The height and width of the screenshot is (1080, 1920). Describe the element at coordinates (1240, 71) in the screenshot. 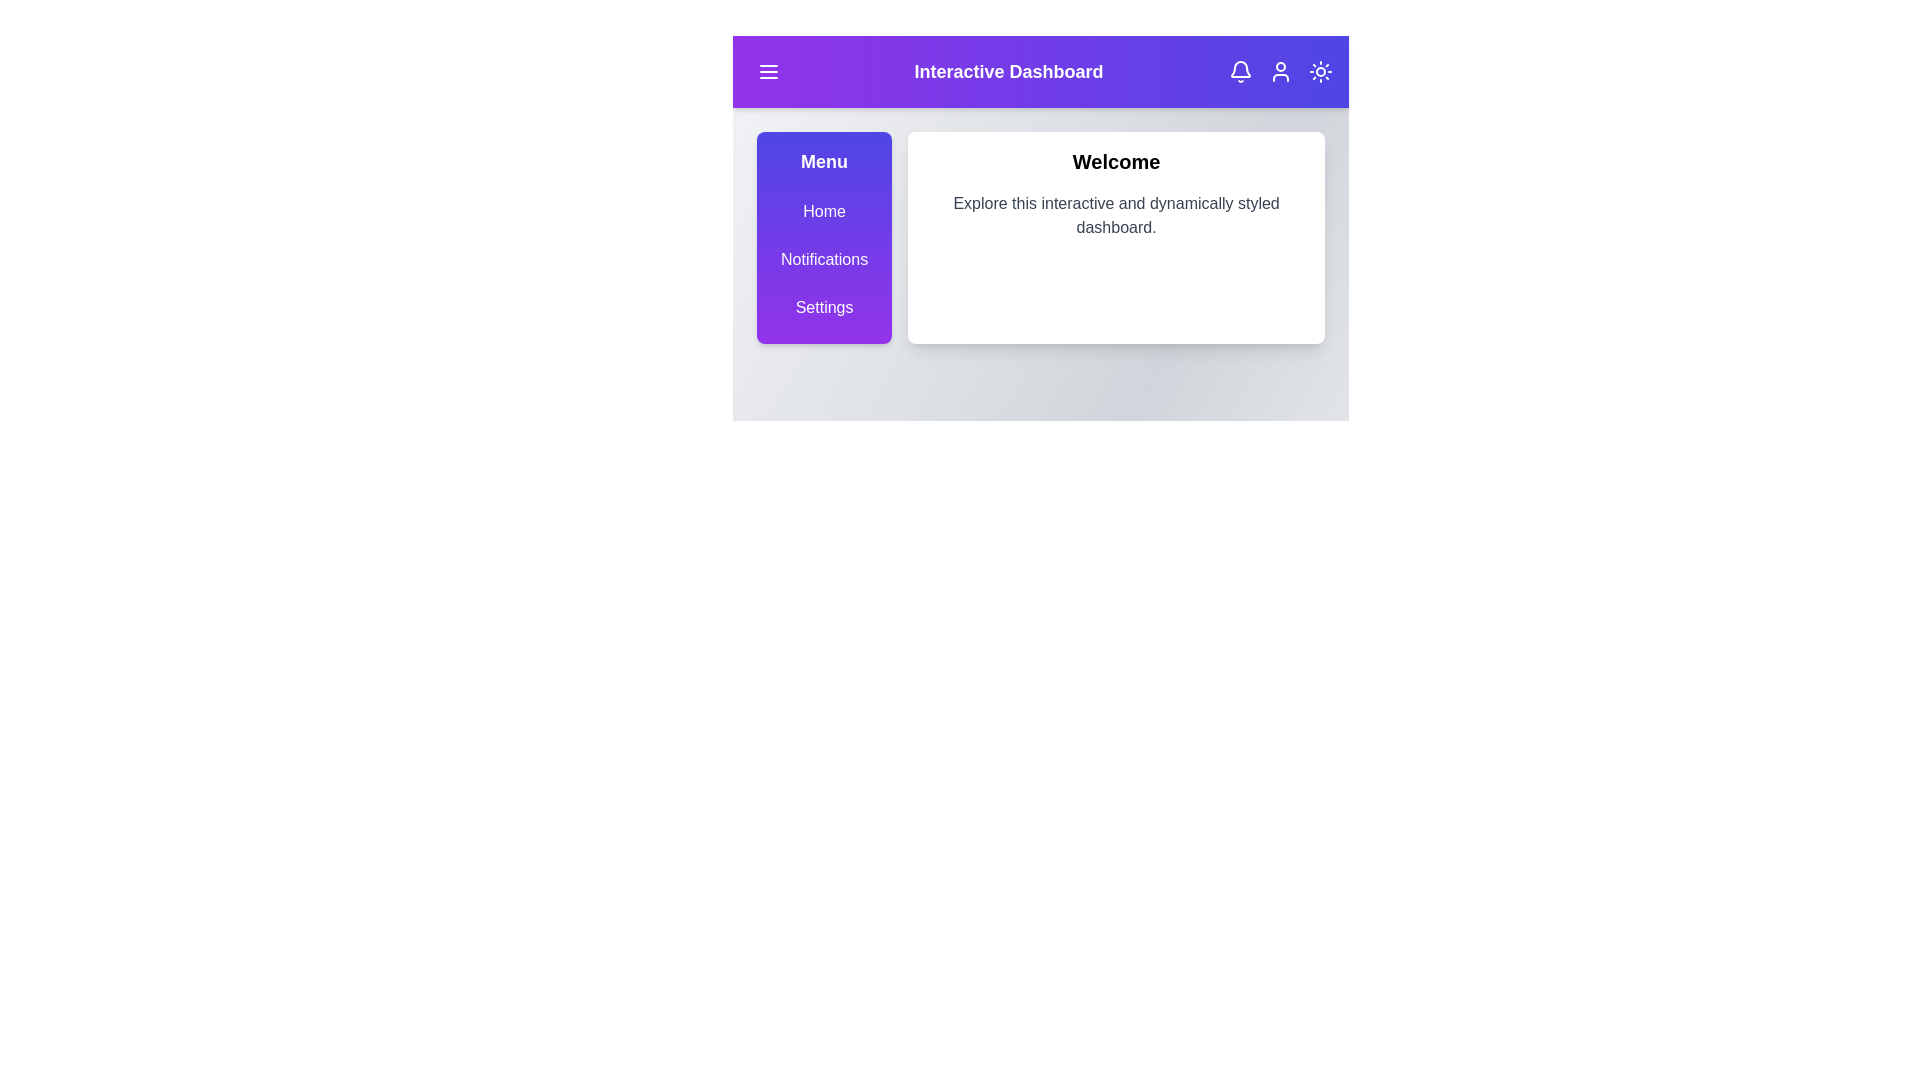

I see `the notification icon to view notifications` at that location.